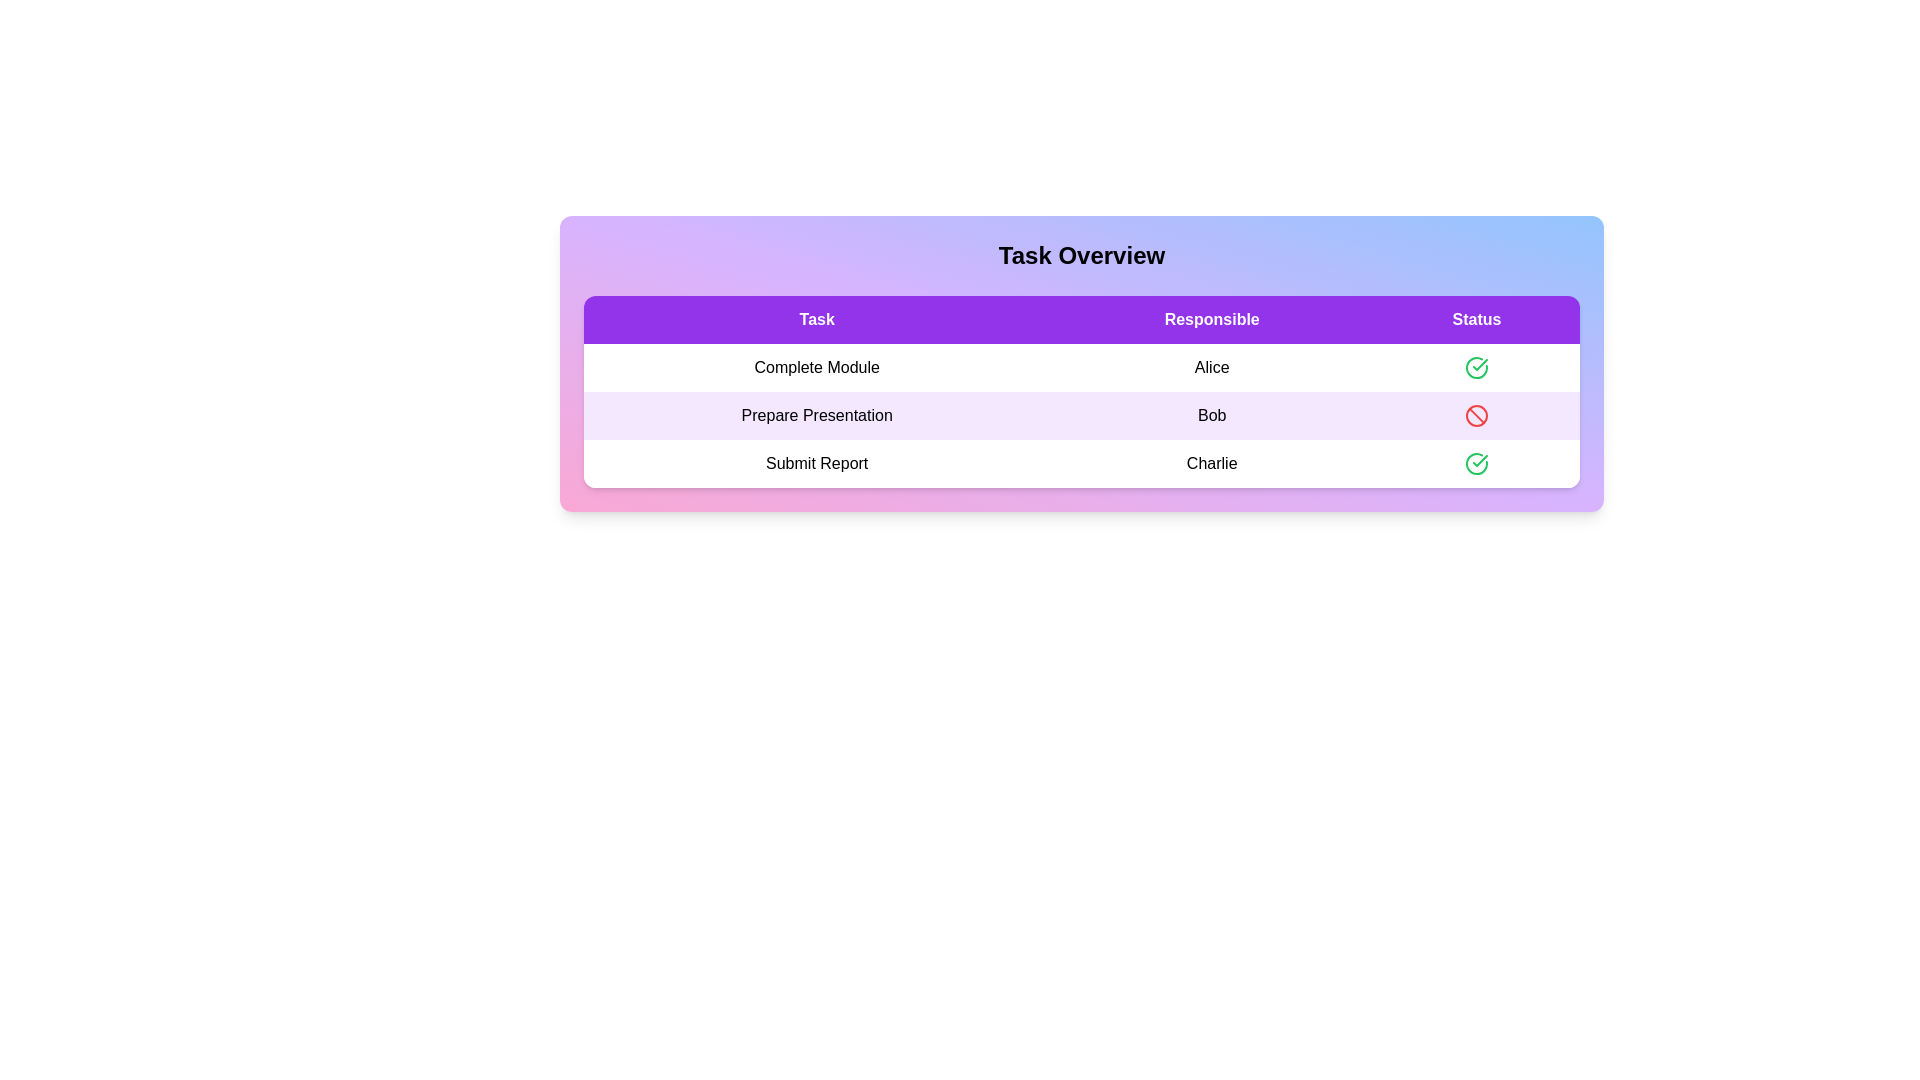 The height and width of the screenshot is (1080, 1920). I want to click on the text label 'Bob' displayed in a bold font with a purple background, located in the second row of the table under the 'Responsible' column, so click(1211, 415).